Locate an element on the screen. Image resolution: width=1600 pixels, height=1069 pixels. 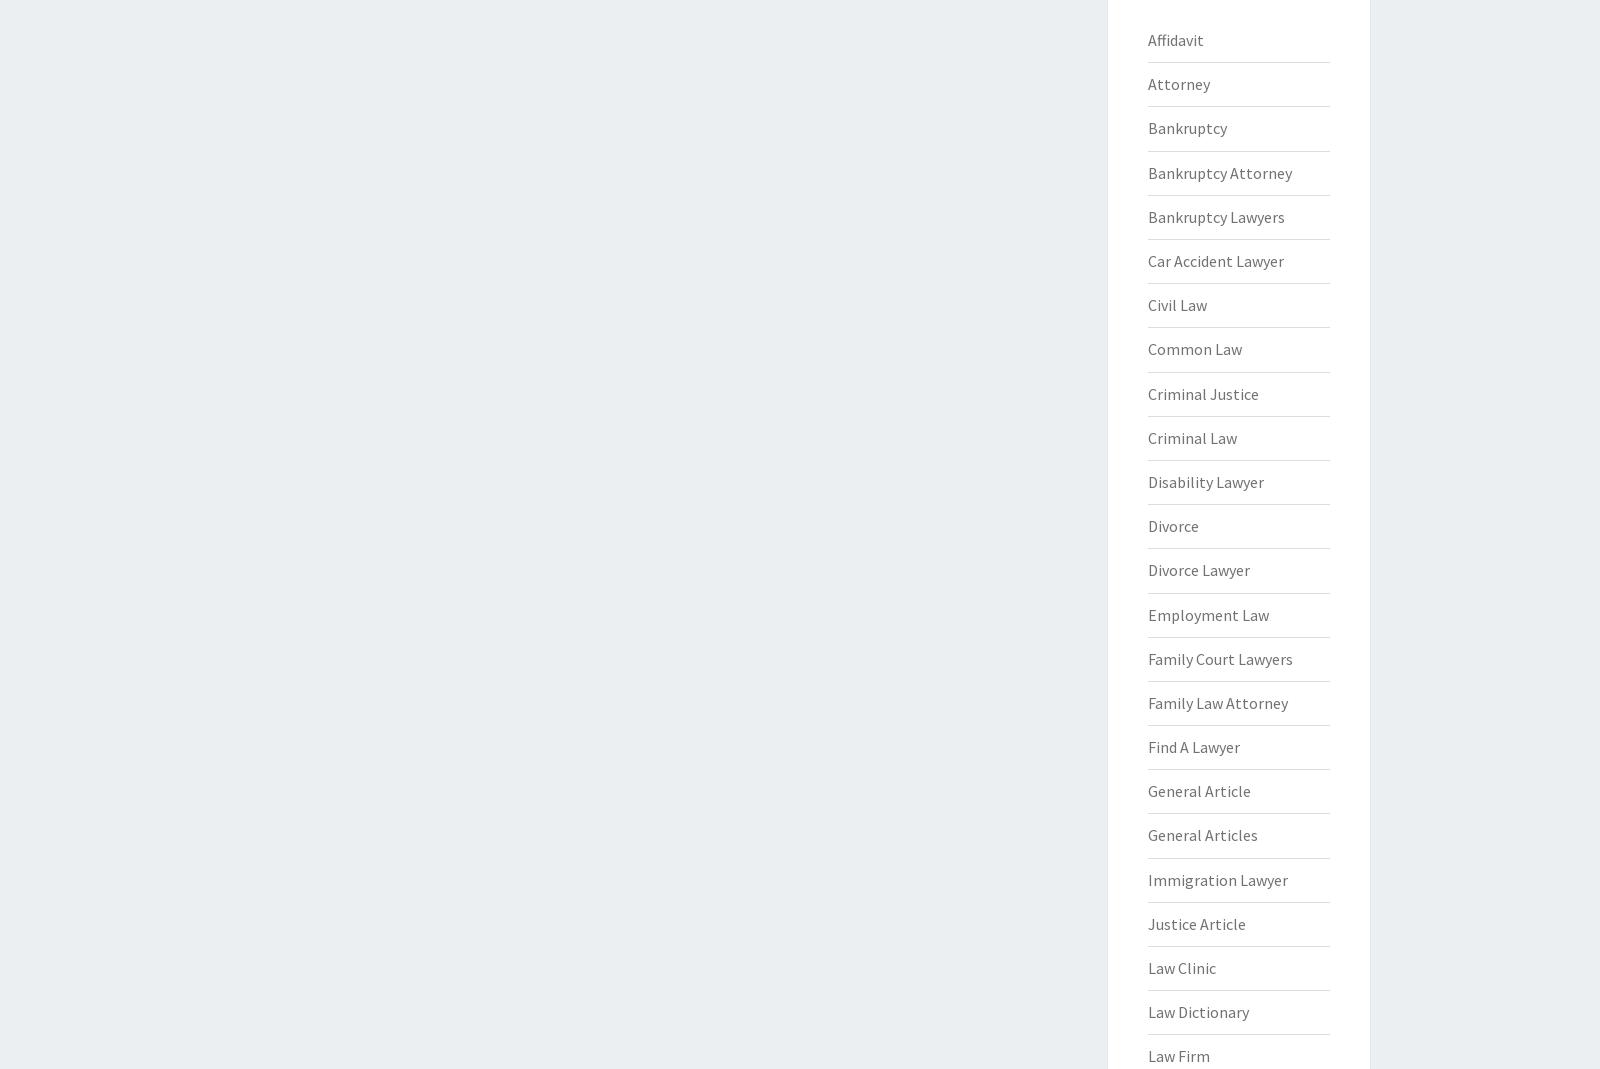
'Bankruptcy Attorney' is located at coordinates (1218, 172).